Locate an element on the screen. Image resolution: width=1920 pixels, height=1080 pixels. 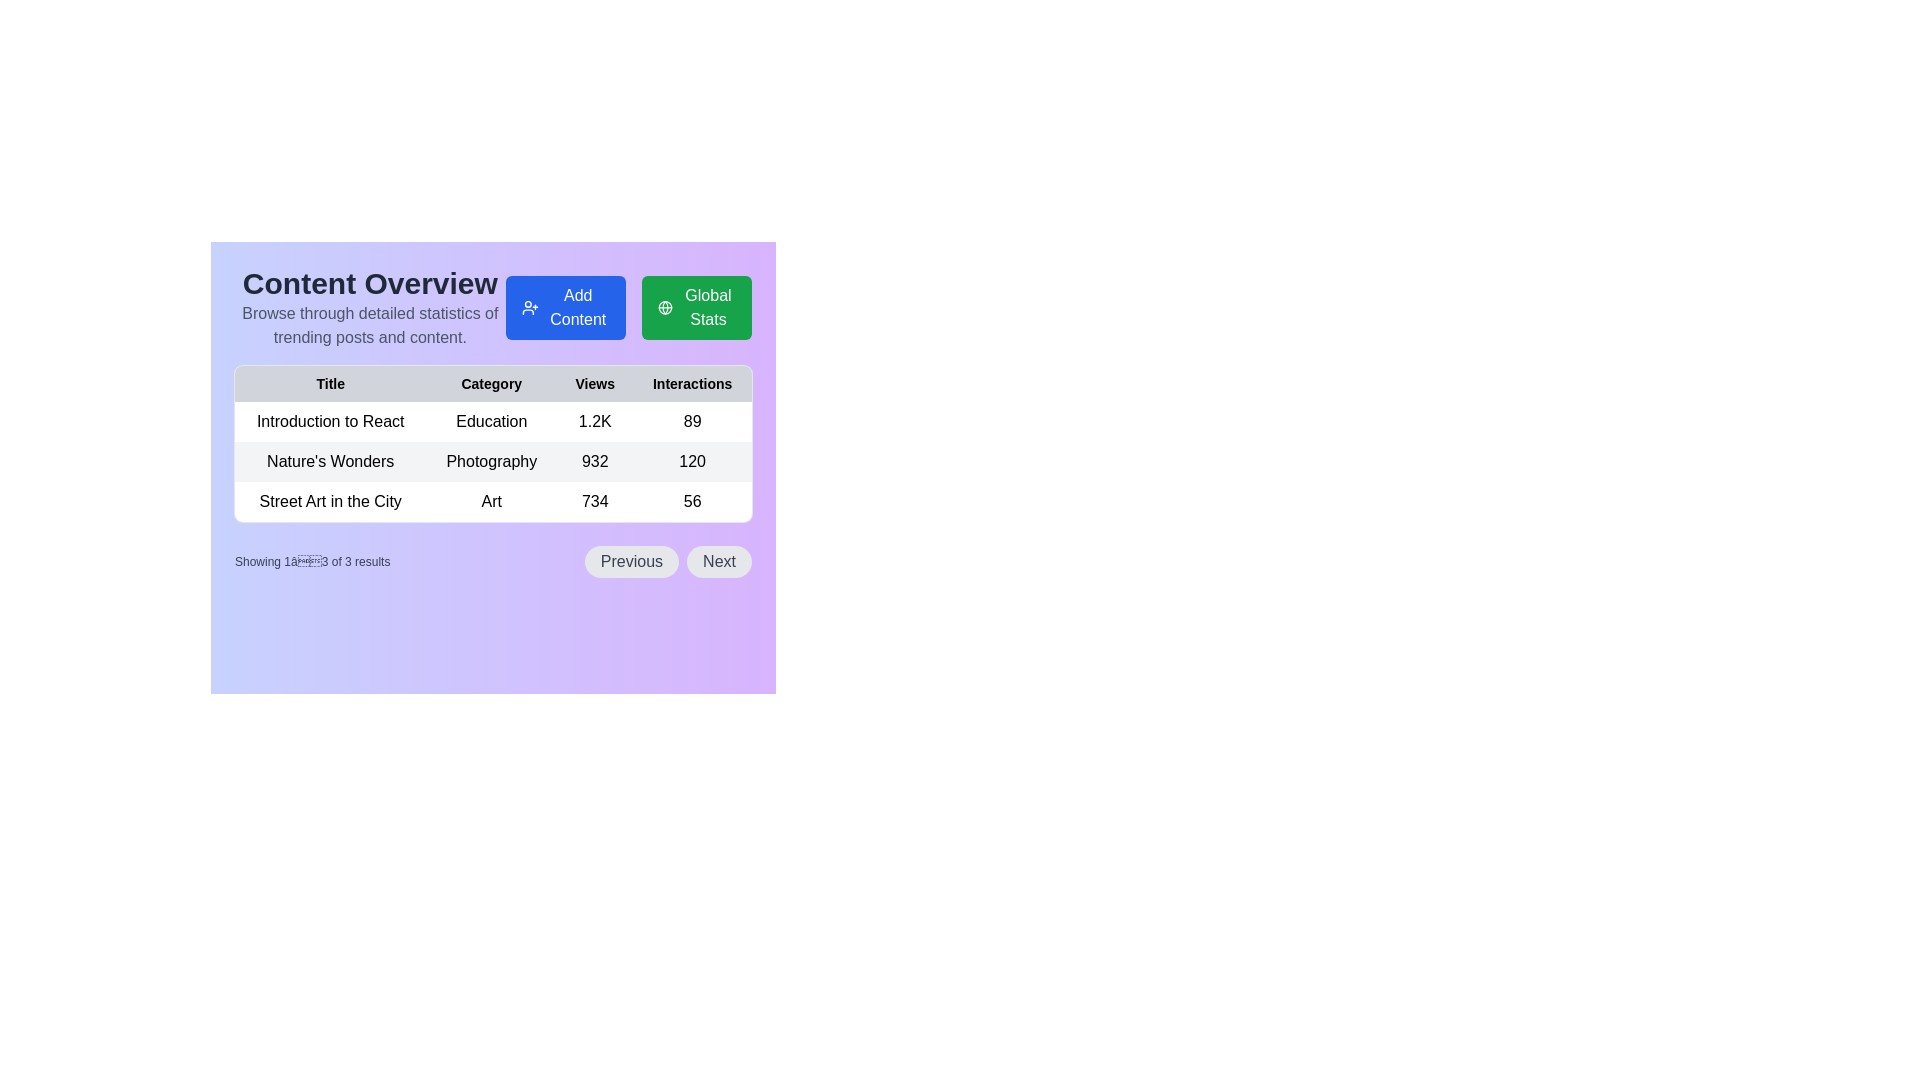
value displayed in the text element showing '932', which is centrally aligned in the 'Views' column for the entry 'Nature's Wonders' in the table layout is located at coordinates (594, 462).